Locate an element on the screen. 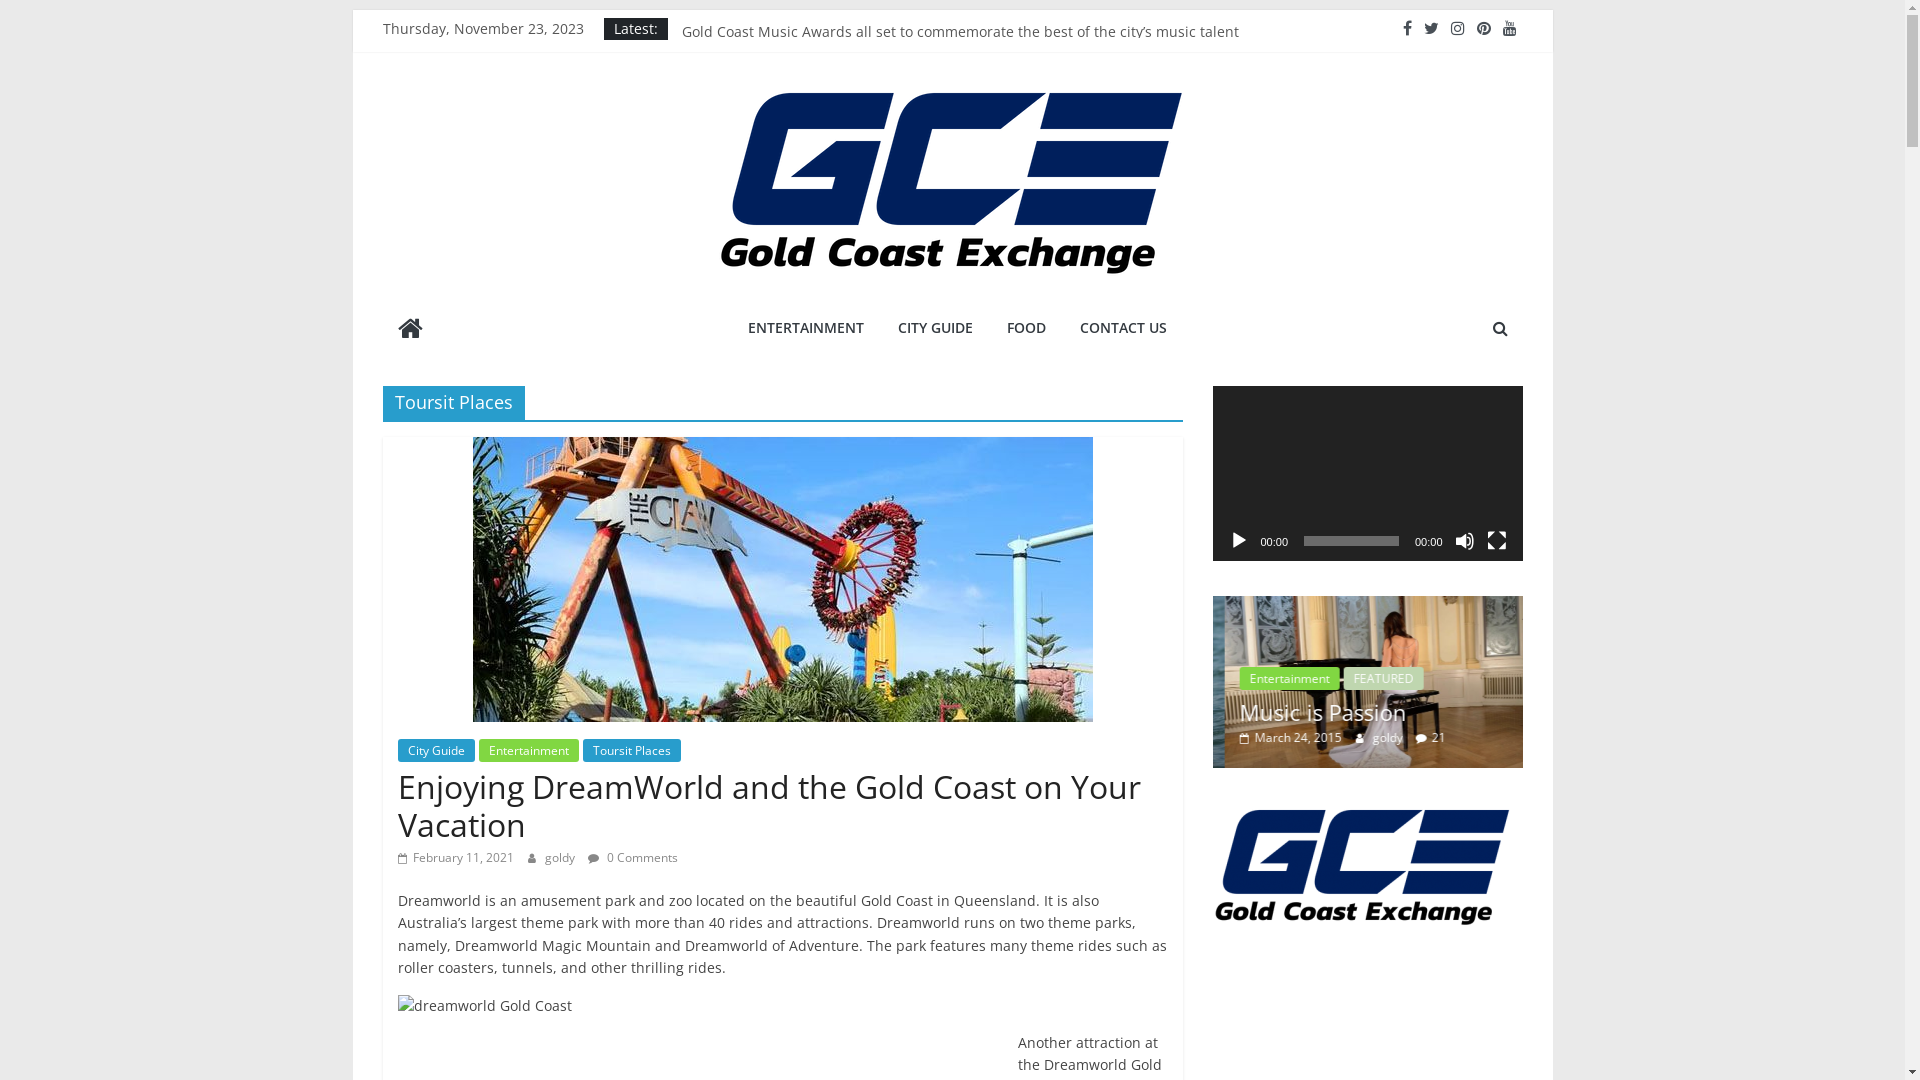 The width and height of the screenshot is (1920, 1080). 'Gold Coast Shoots and Scores as Host for the NBL Blitz' is located at coordinates (864, 34).